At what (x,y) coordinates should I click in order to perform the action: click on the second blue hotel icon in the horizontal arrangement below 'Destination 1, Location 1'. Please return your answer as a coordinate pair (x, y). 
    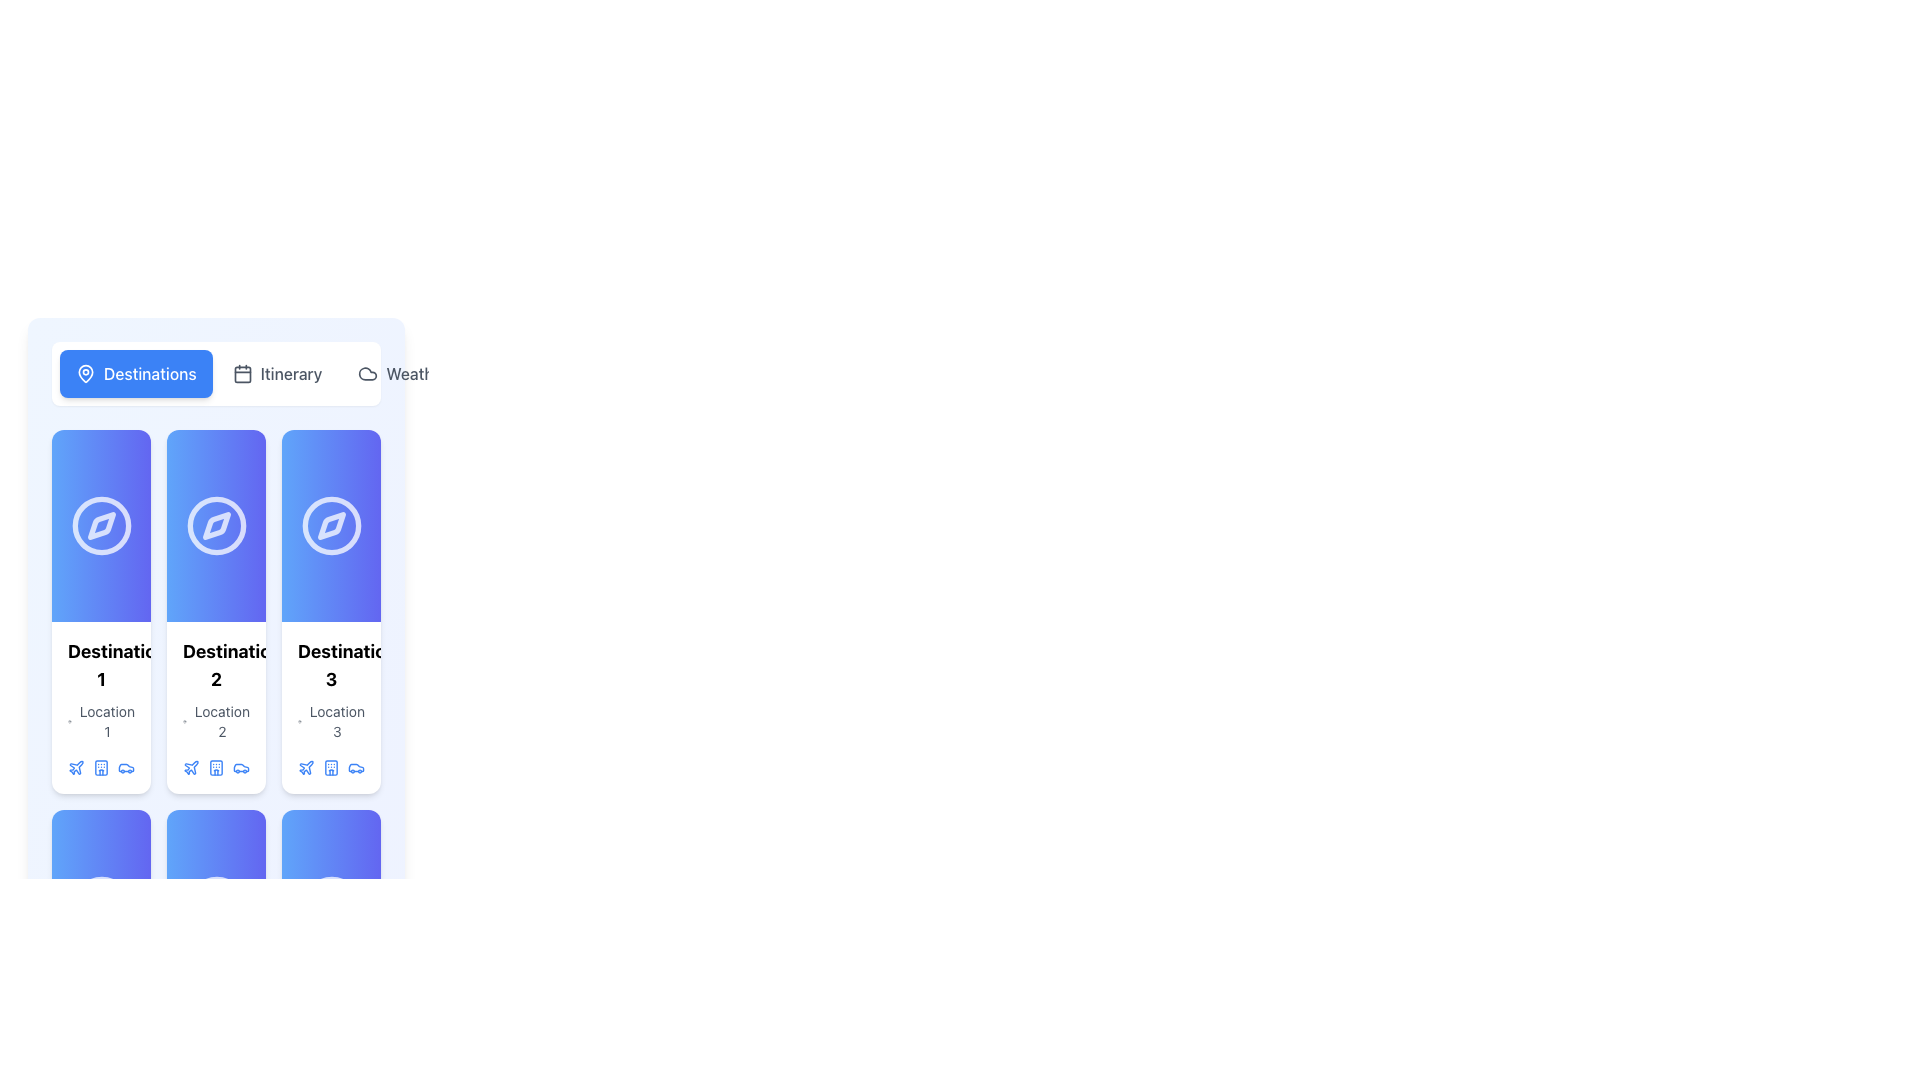
    Looking at the image, I should click on (100, 766).